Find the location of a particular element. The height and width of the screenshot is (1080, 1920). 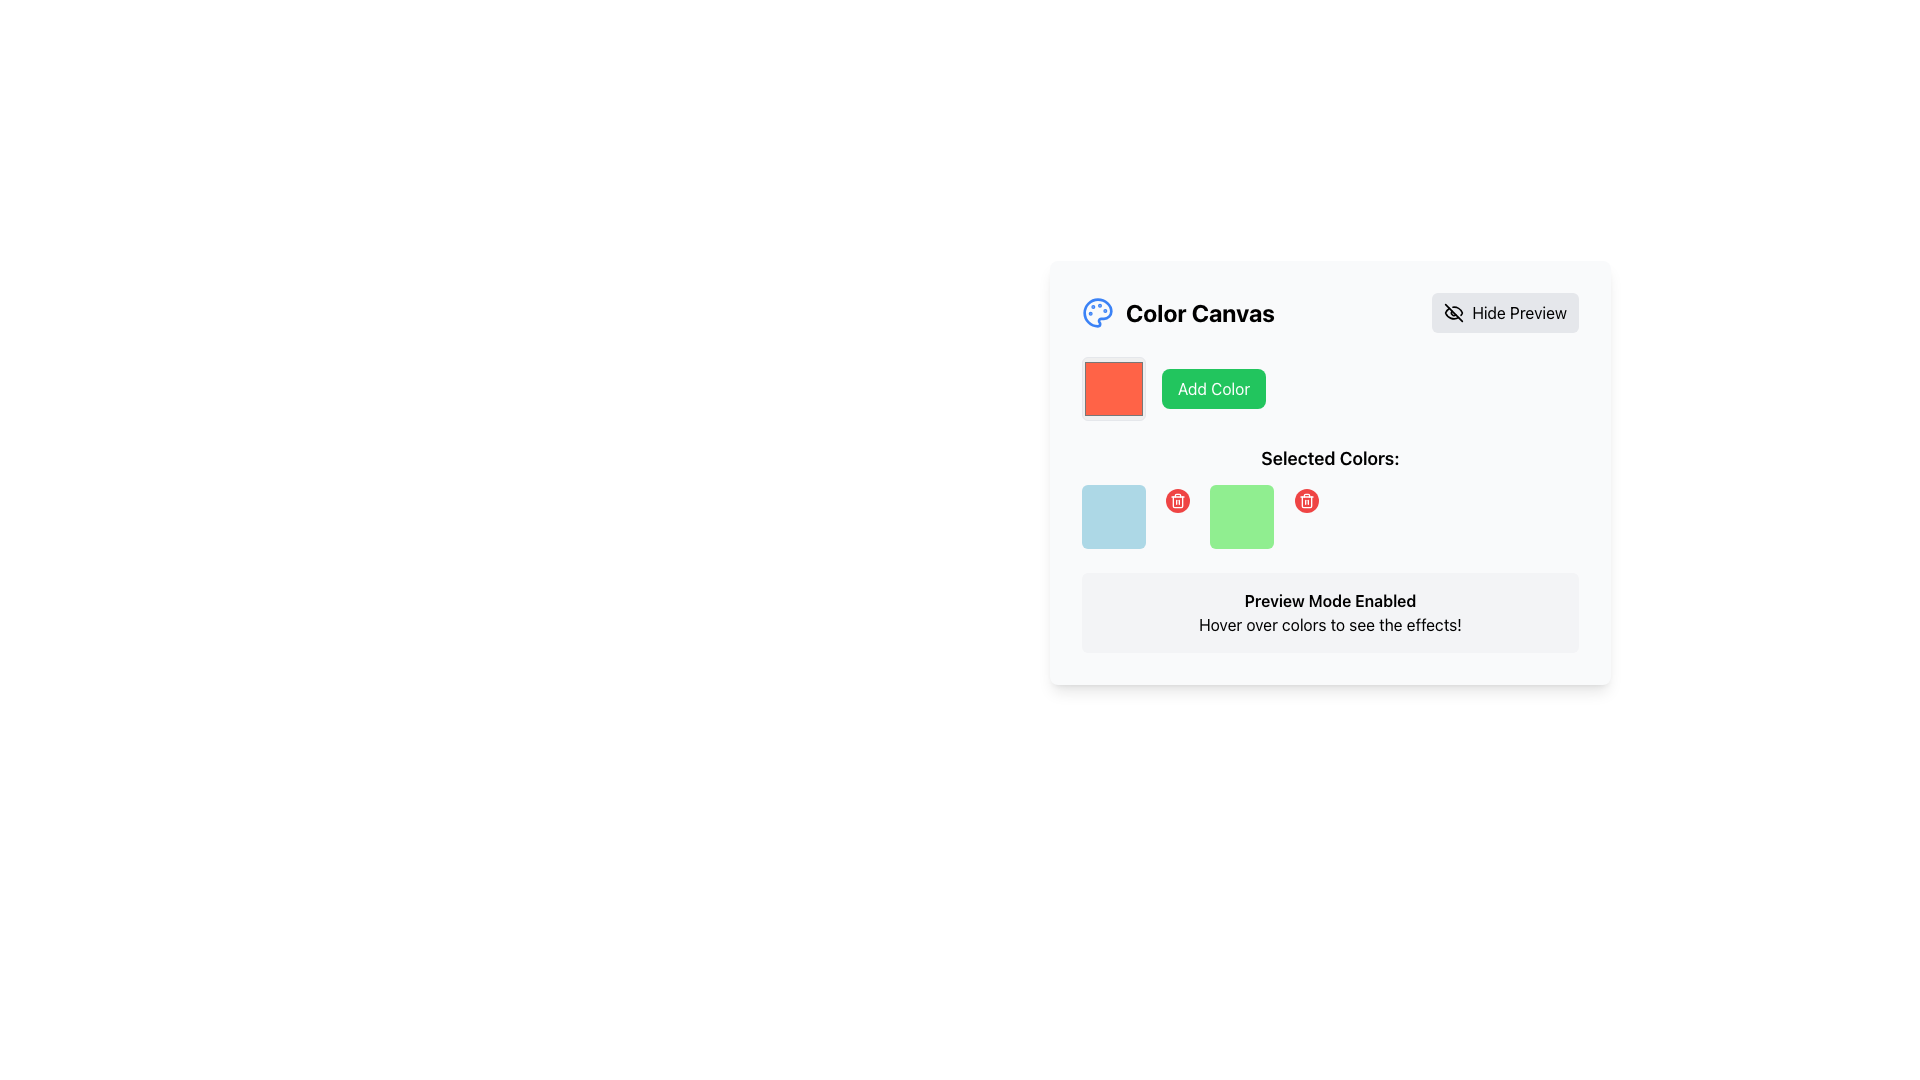

the second square with rounded corners in the 'Selected Colors' section, which has a light green background and is positioned to the right of a blue square and above a small red delete icon is located at coordinates (1241, 515).